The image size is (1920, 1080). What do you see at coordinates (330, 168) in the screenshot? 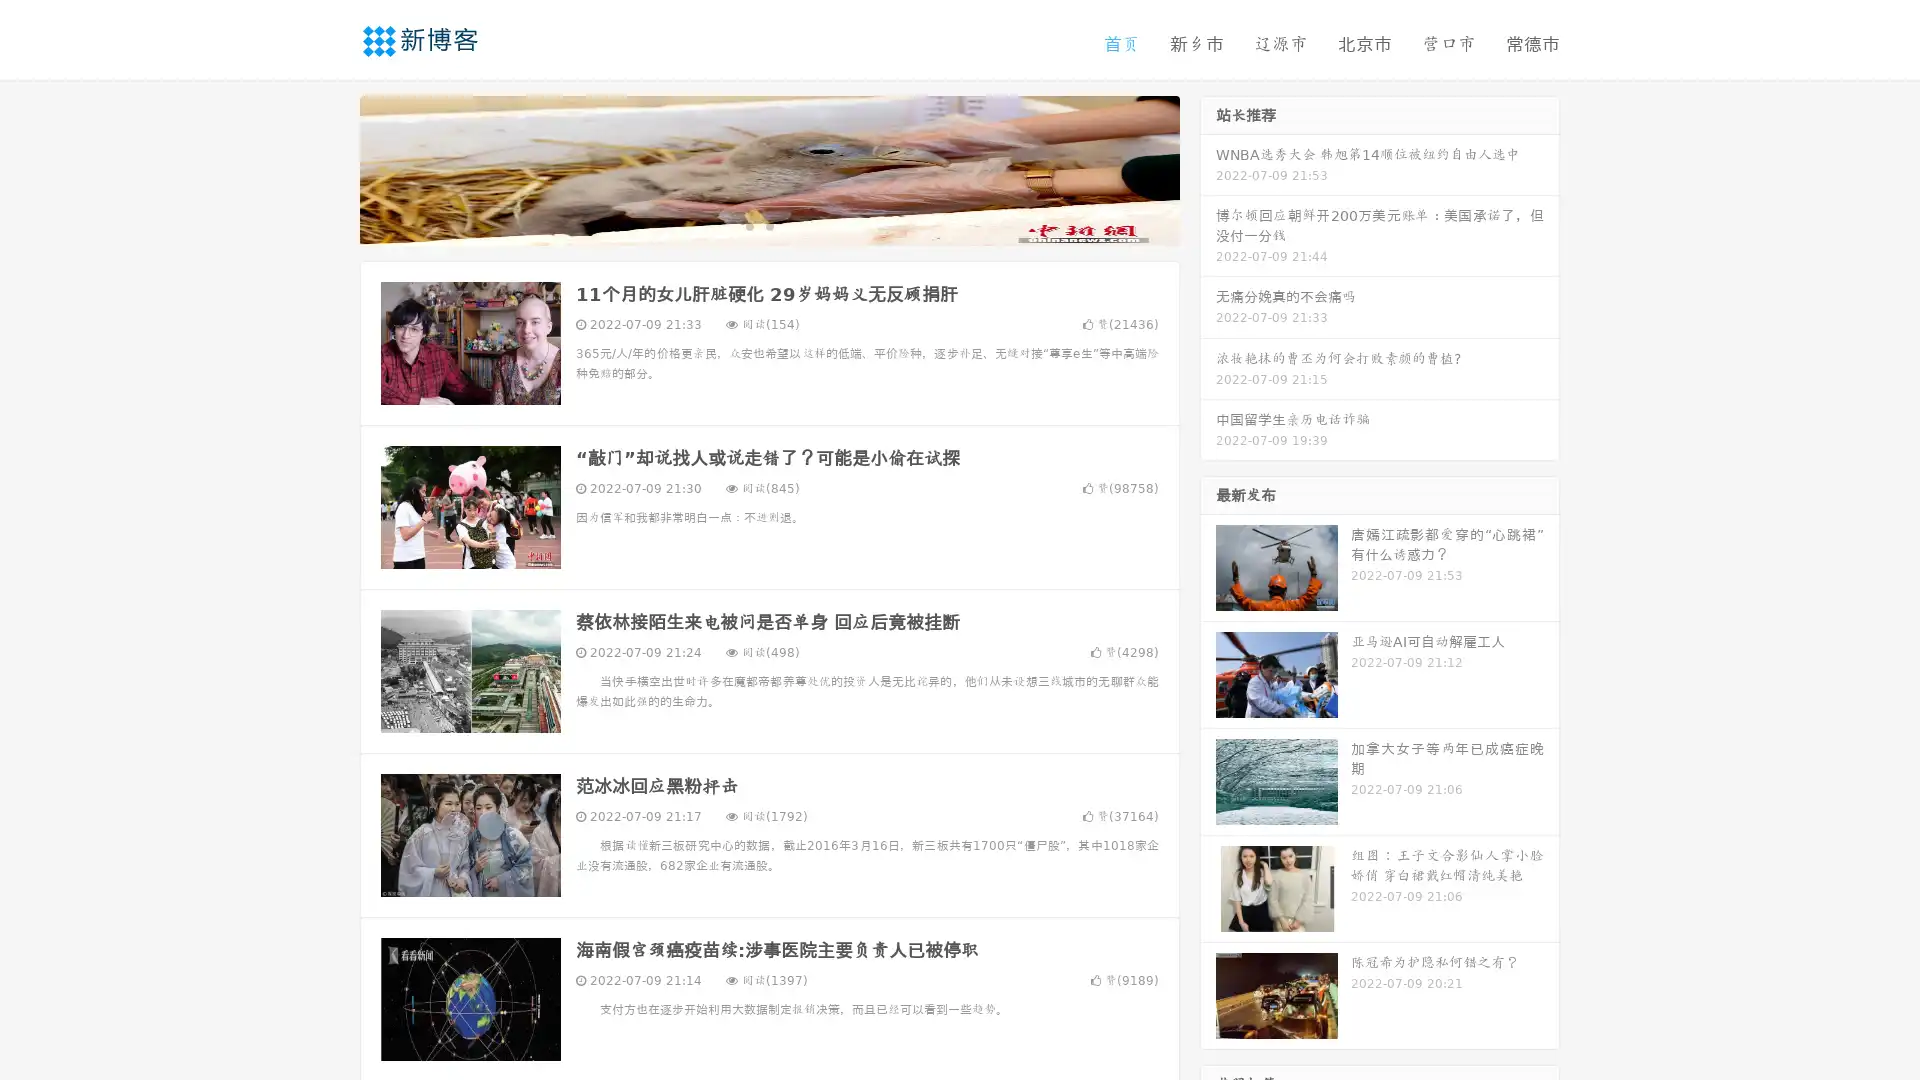
I see `Previous slide` at bounding box center [330, 168].